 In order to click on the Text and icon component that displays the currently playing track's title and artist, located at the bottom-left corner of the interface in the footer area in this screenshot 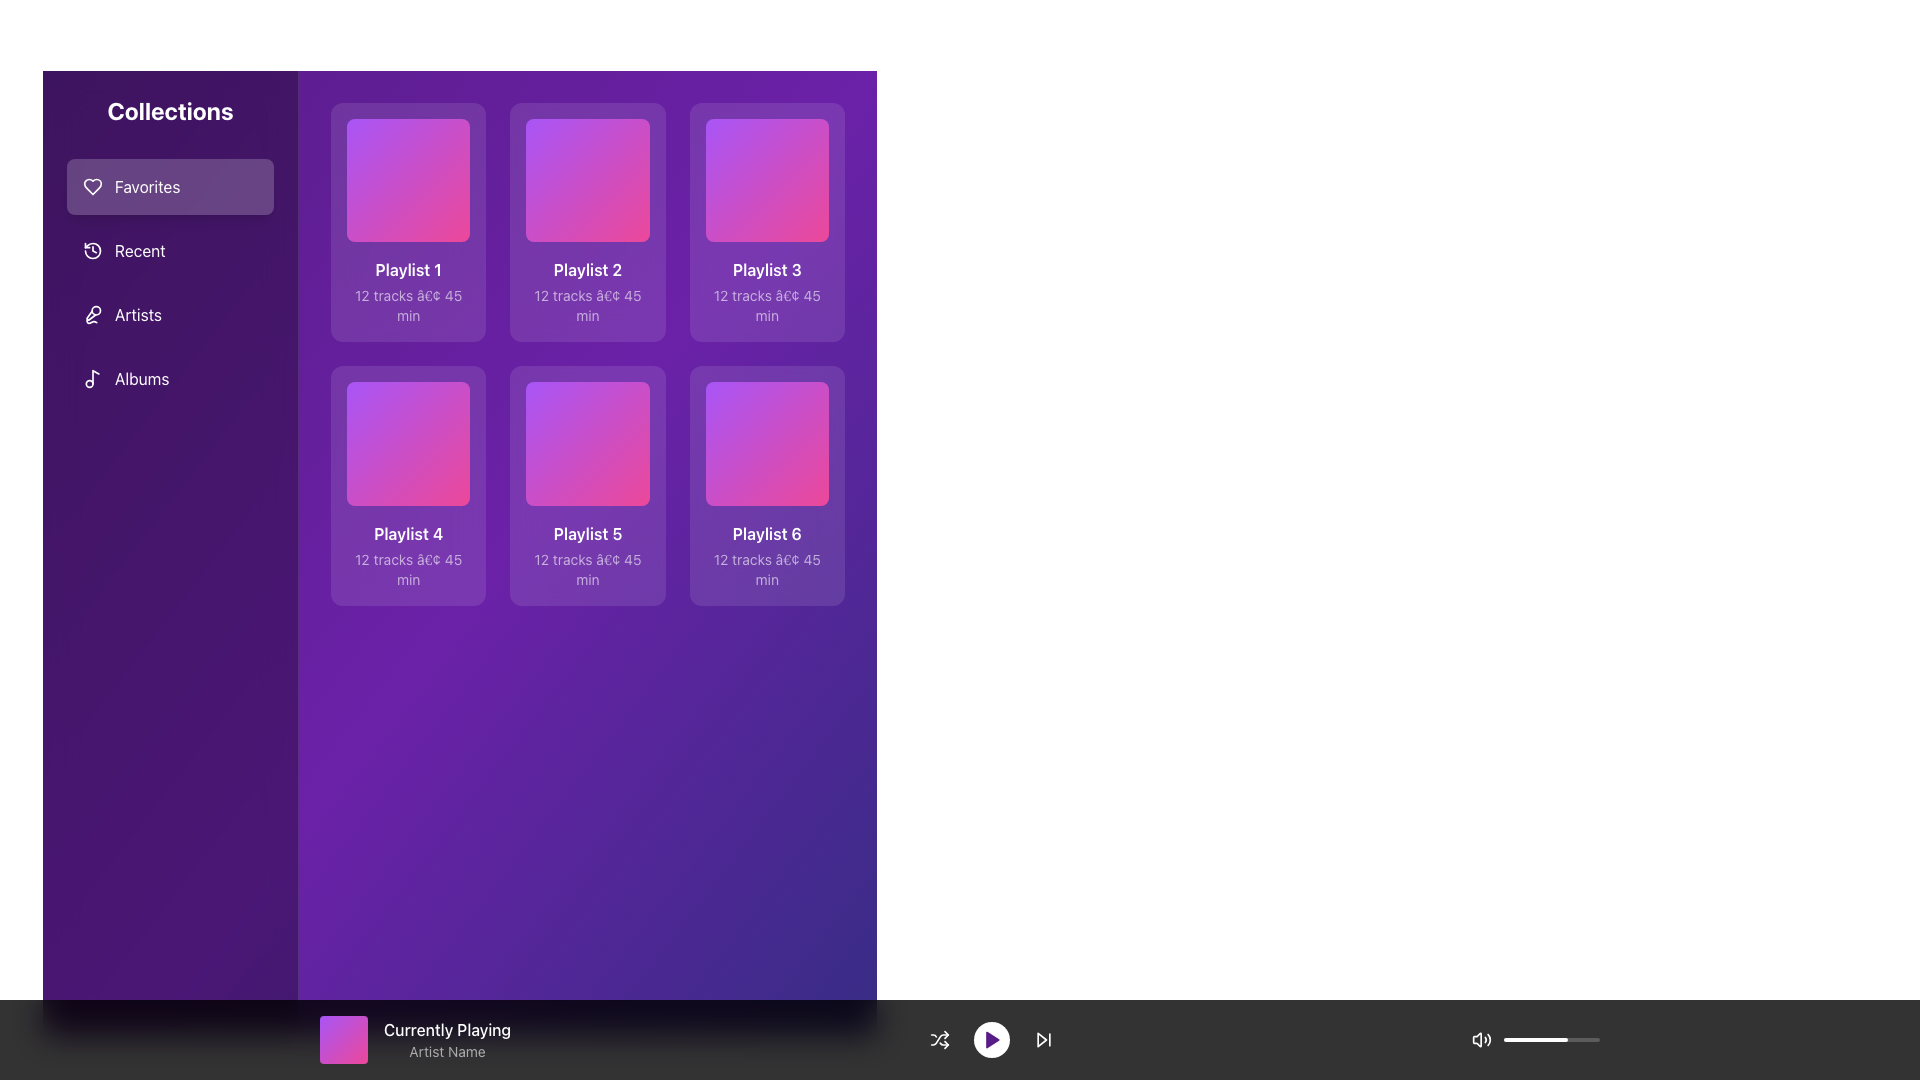, I will do `click(414, 1039)`.